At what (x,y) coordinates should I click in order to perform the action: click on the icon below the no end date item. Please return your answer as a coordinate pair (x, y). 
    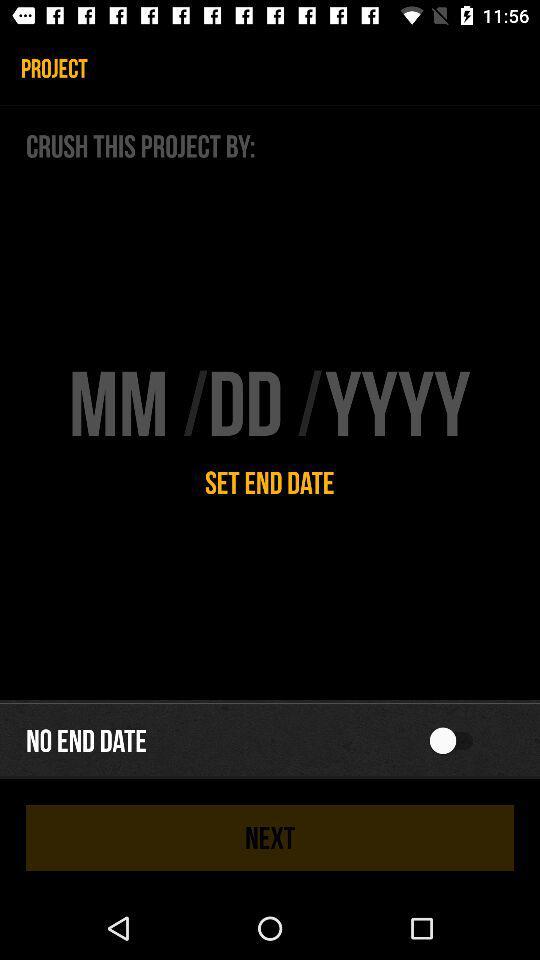
    Looking at the image, I should click on (270, 837).